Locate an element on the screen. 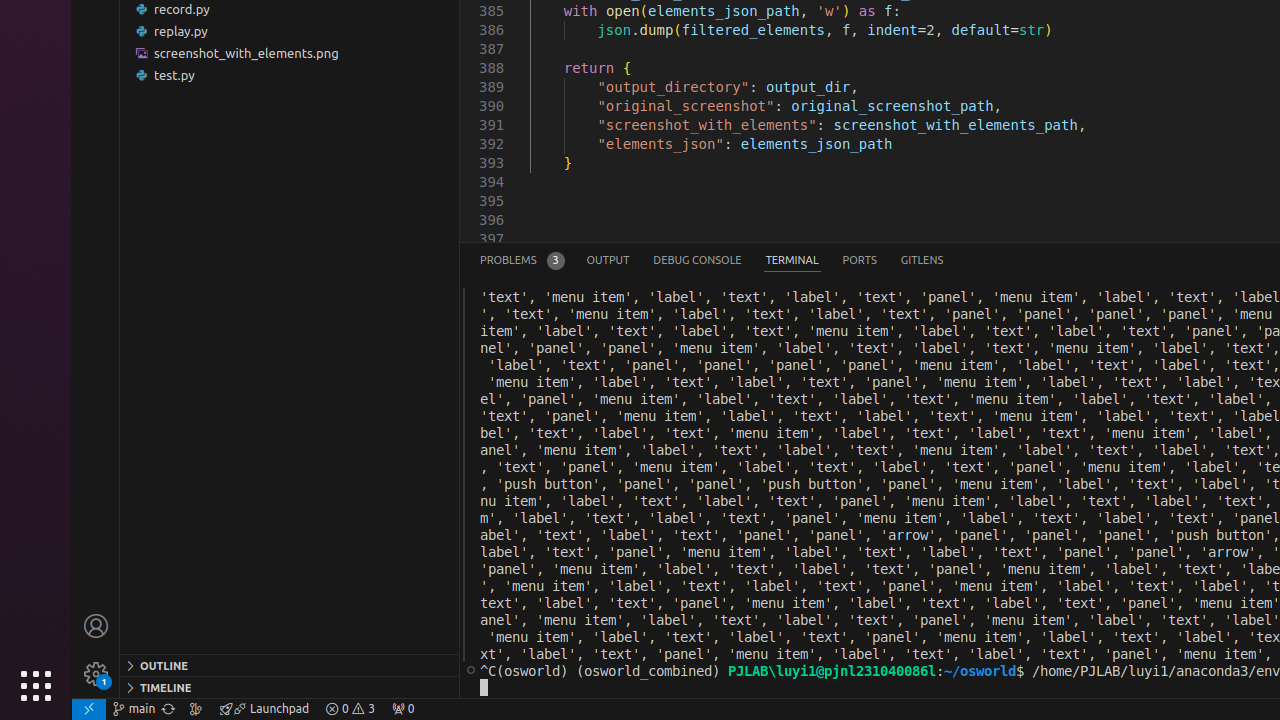 The height and width of the screenshot is (720, 1280). 'Terminal (Ctrl+`)' is located at coordinates (790, 259).